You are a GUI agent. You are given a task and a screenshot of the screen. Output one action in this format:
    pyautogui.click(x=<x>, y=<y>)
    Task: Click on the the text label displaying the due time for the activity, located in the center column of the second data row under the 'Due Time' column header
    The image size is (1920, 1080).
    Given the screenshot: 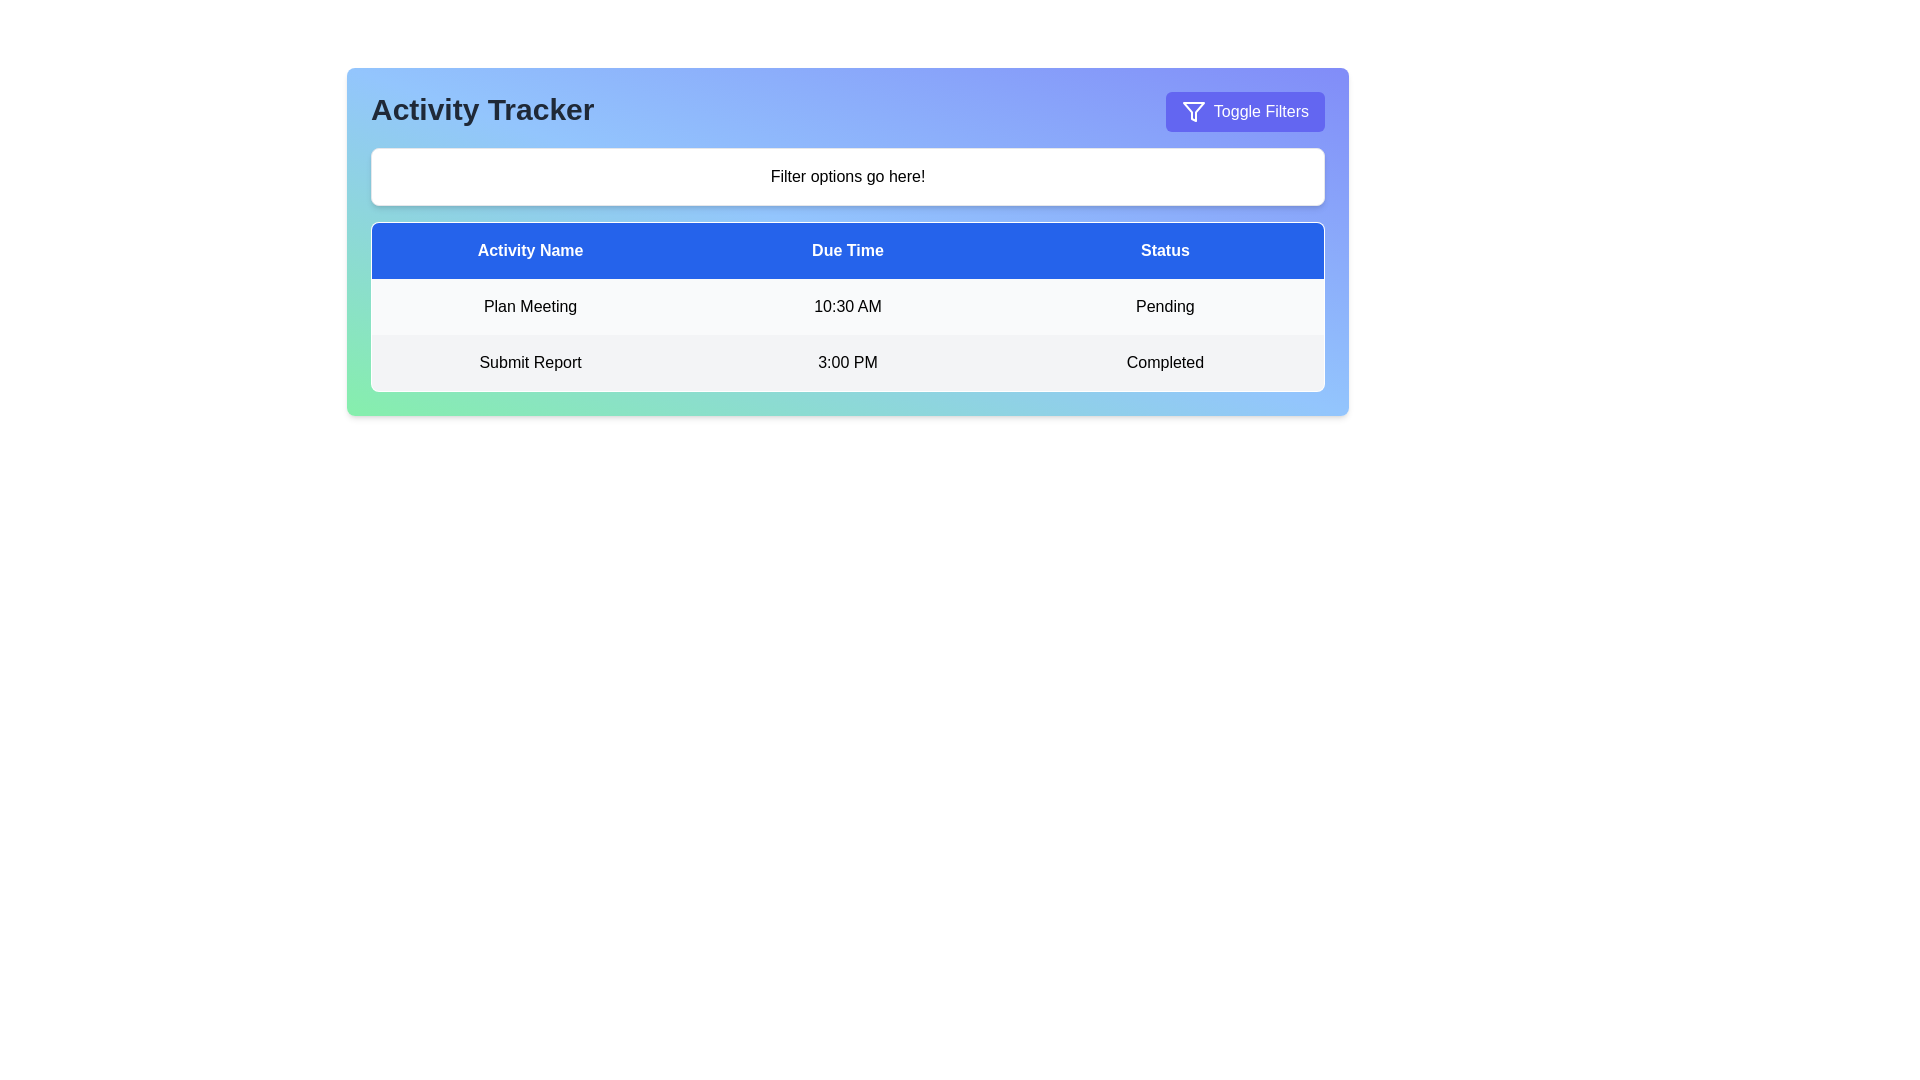 What is the action you would take?
    pyautogui.click(x=848, y=363)
    